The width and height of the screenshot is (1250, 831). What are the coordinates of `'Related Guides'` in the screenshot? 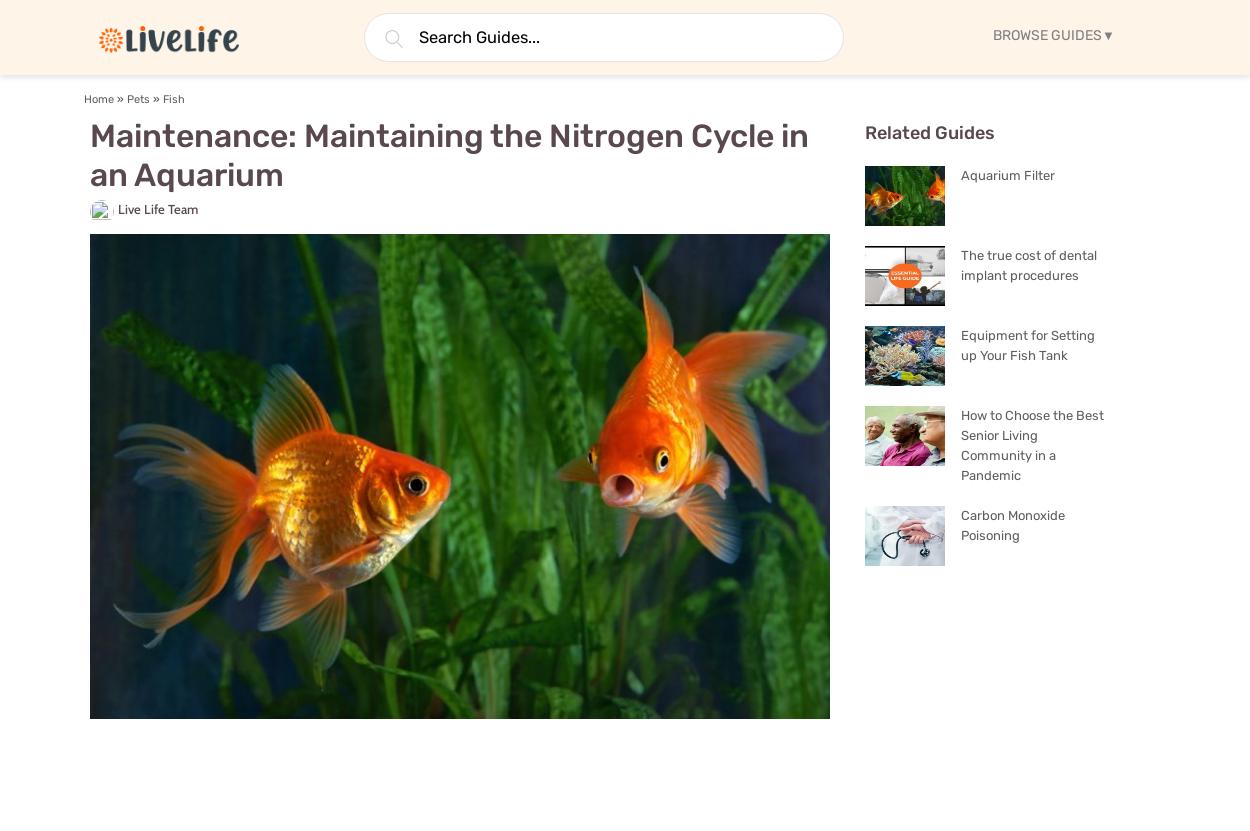 It's located at (863, 132).